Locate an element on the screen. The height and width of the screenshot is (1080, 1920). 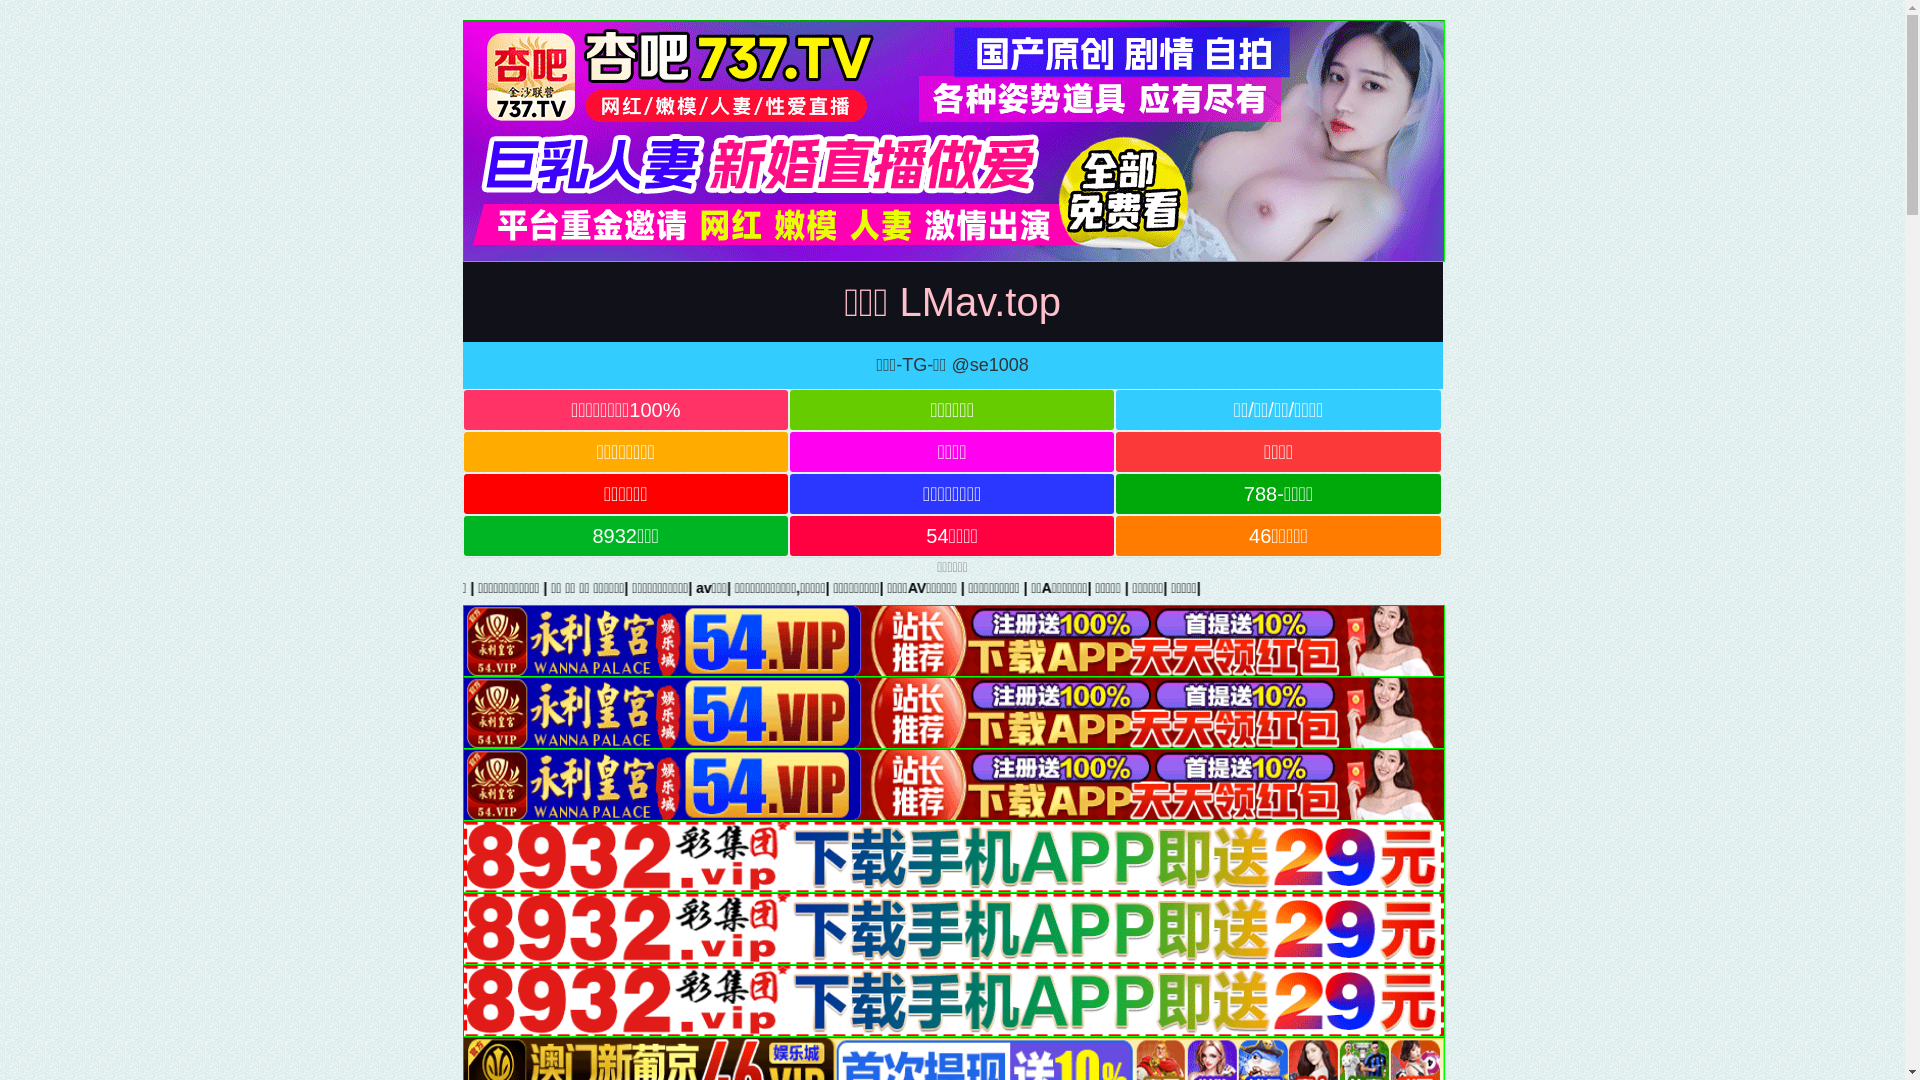
'|' is located at coordinates (1031, 586).